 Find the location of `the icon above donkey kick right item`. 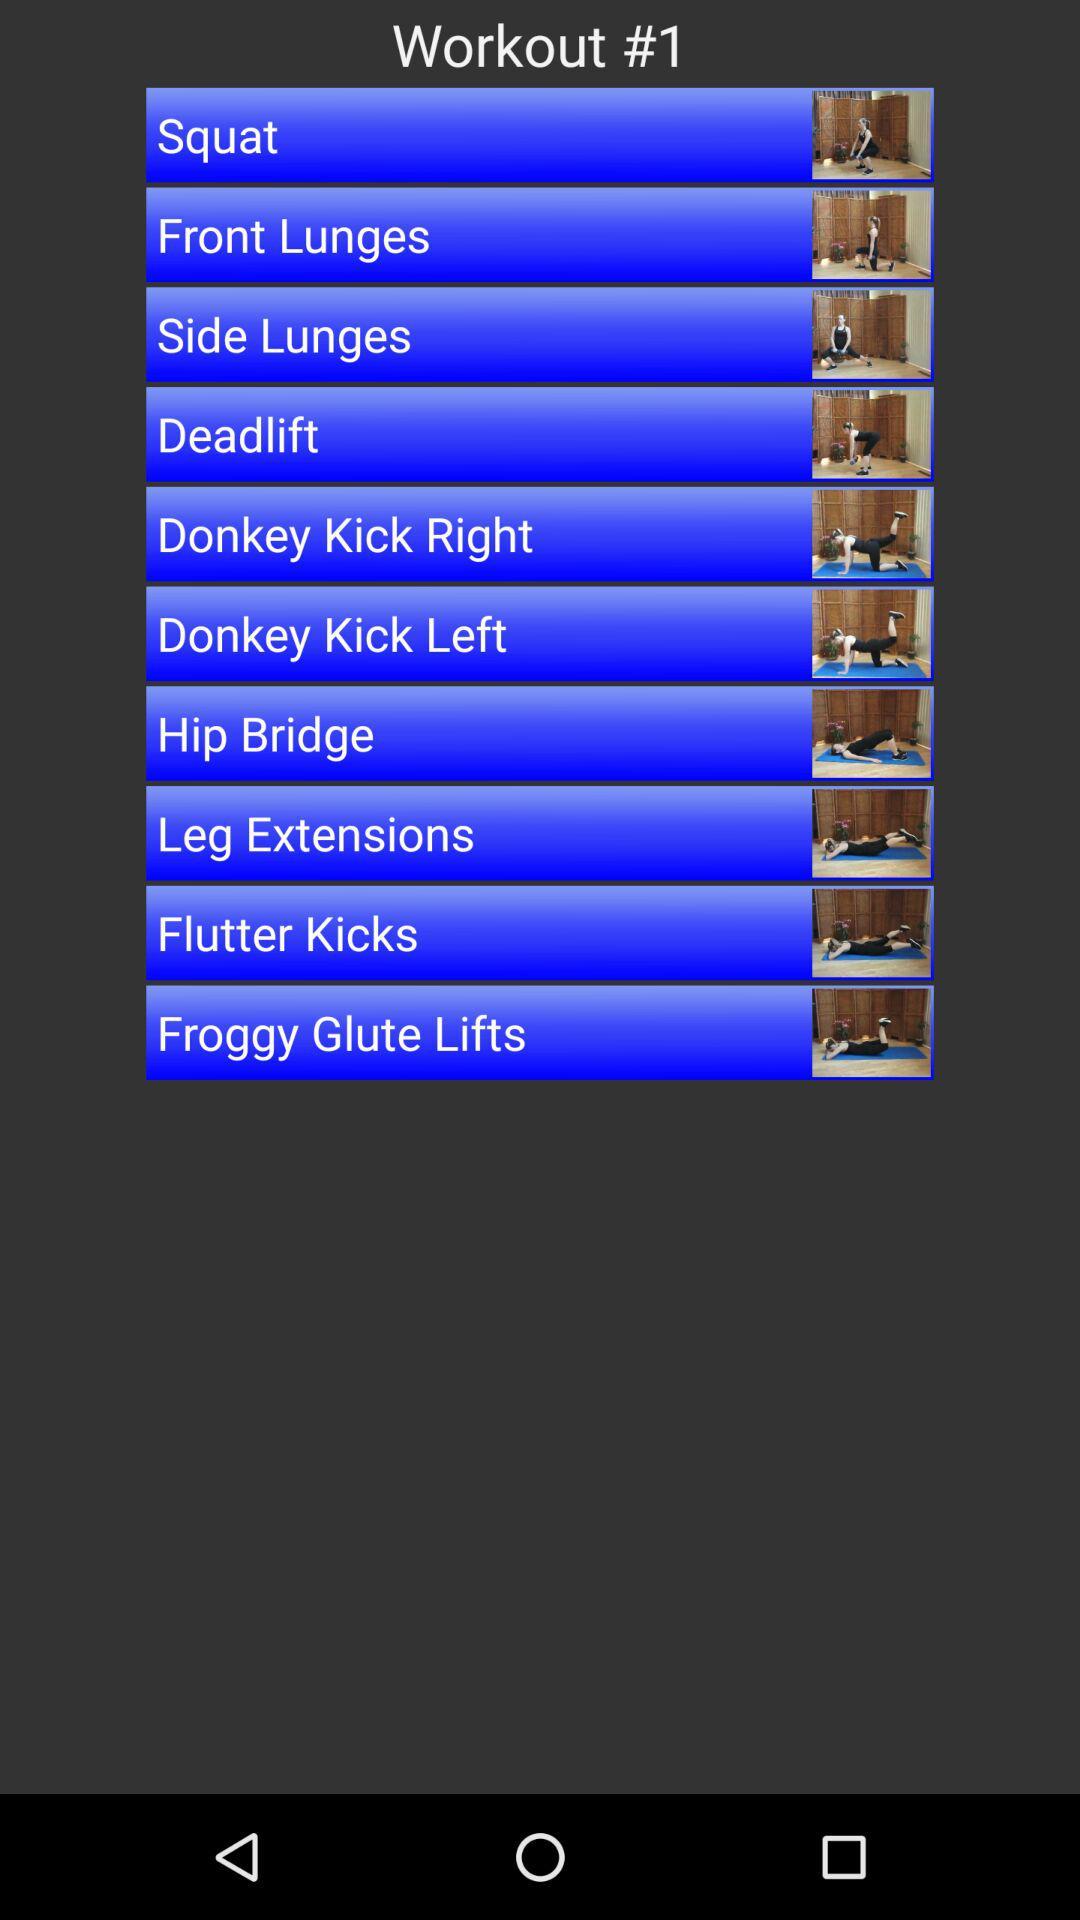

the icon above donkey kick right item is located at coordinates (540, 433).